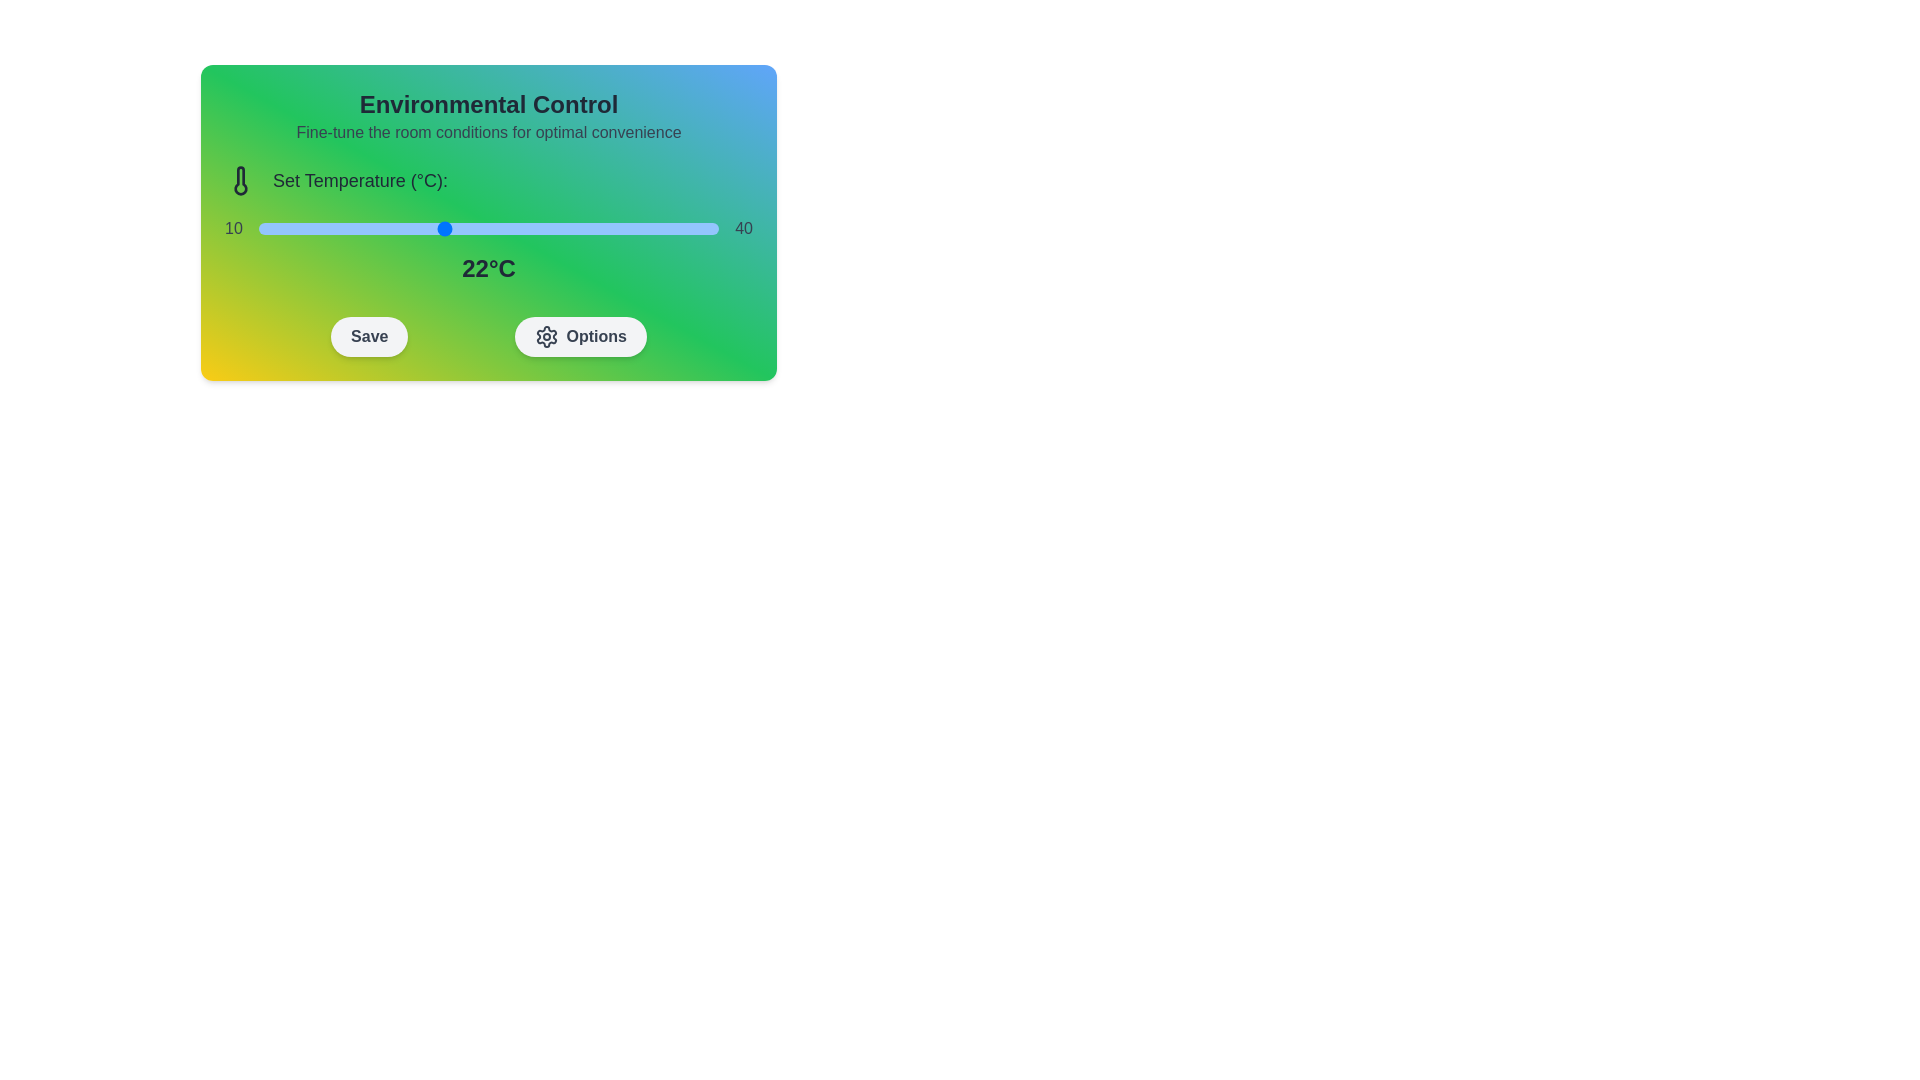 This screenshot has height=1080, width=1920. Describe the element at coordinates (489, 104) in the screenshot. I see `the text label reading 'Environmental Control' which is styled in a bold, large font and positioned at the top center of the interface` at that location.